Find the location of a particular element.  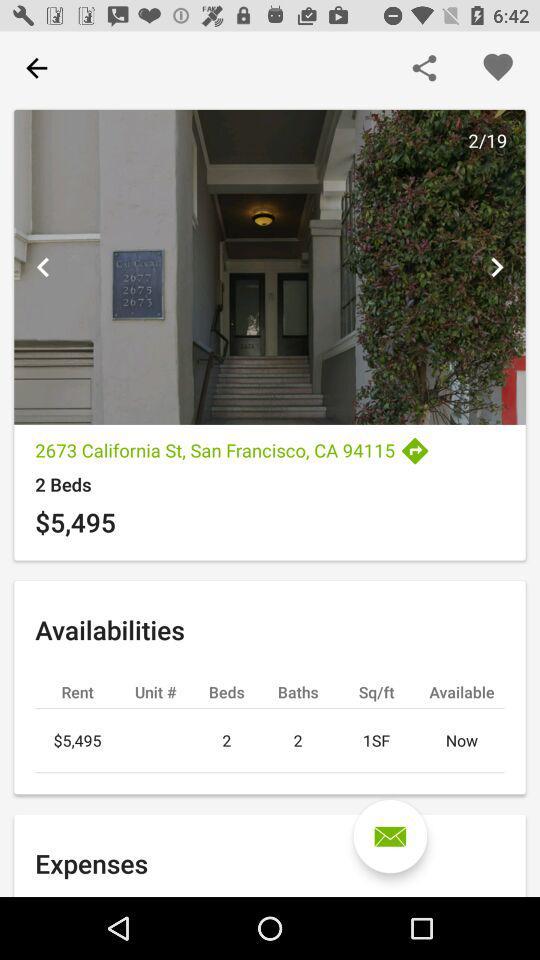

next property is located at coordinates (495, 266).